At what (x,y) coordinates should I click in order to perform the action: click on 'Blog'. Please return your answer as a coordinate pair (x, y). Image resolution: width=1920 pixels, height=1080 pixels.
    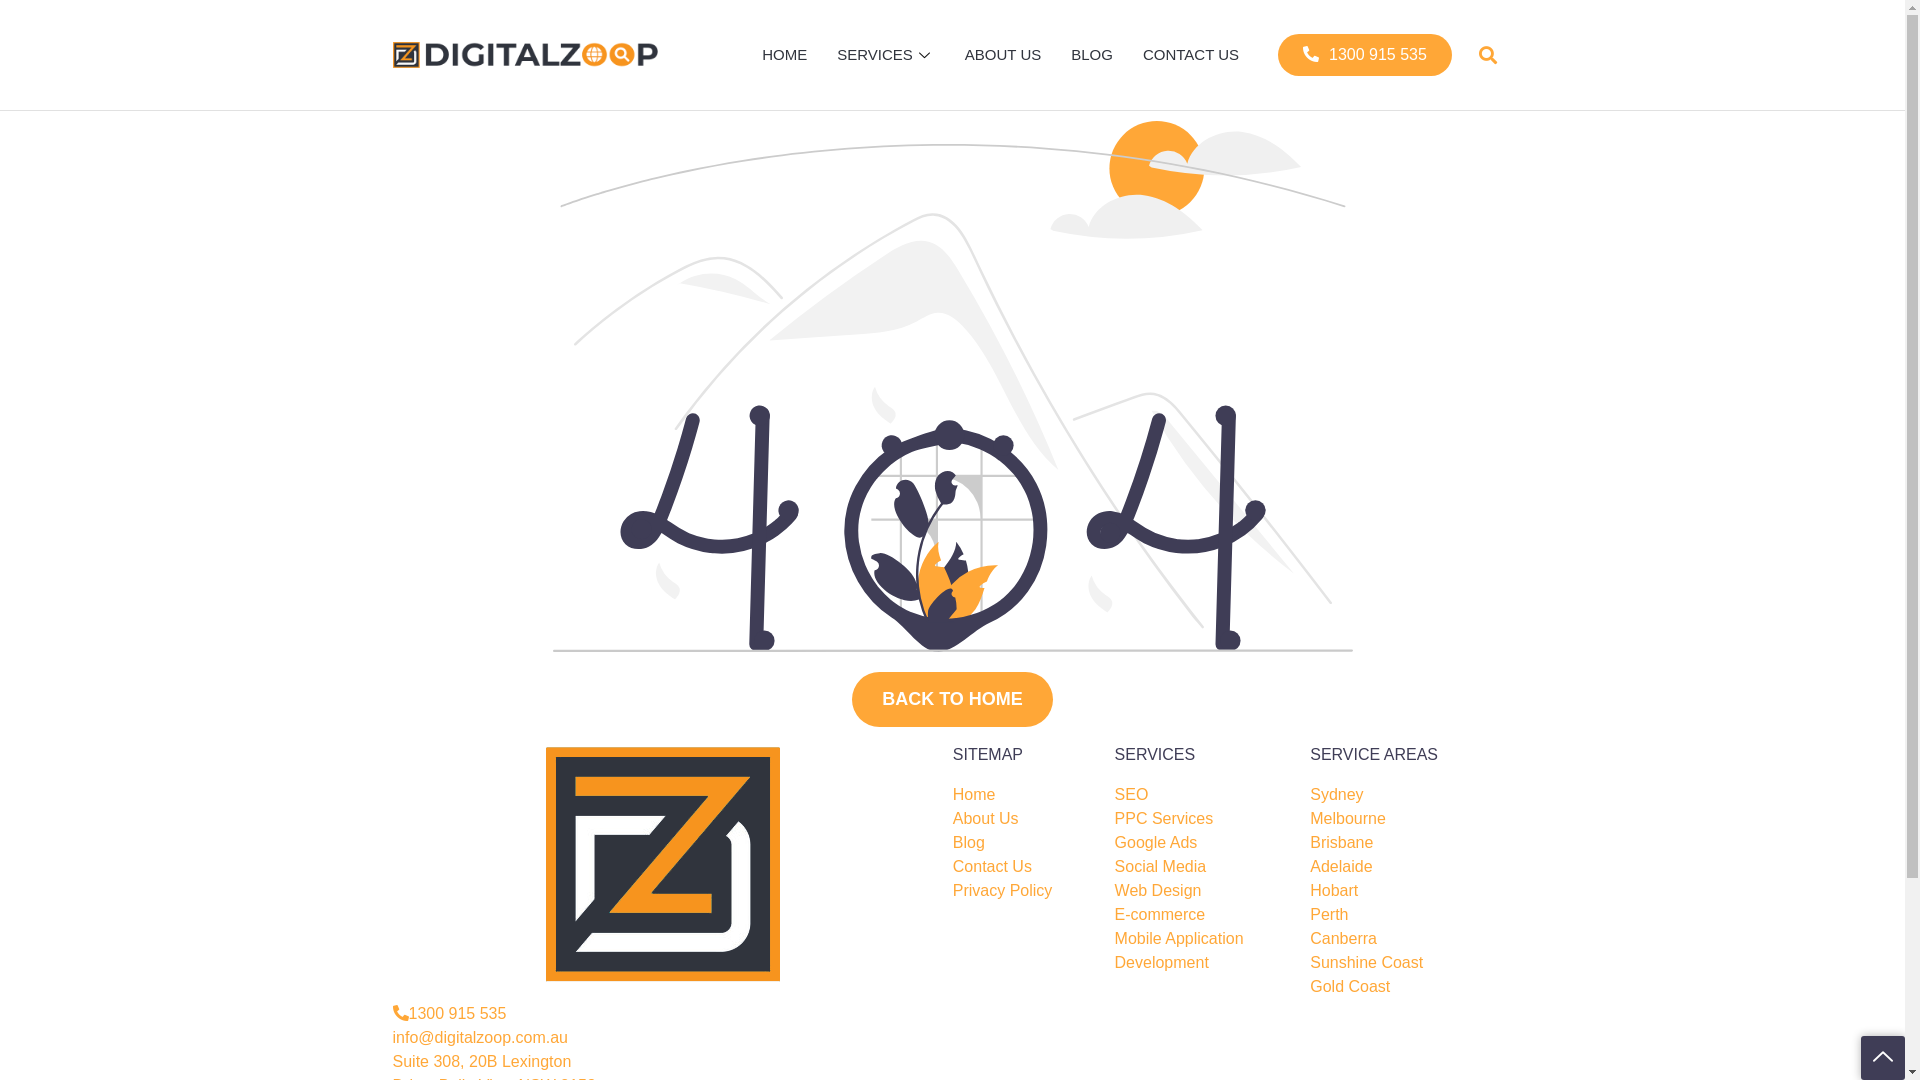
    Looking at the image, I should click on (969, 843).